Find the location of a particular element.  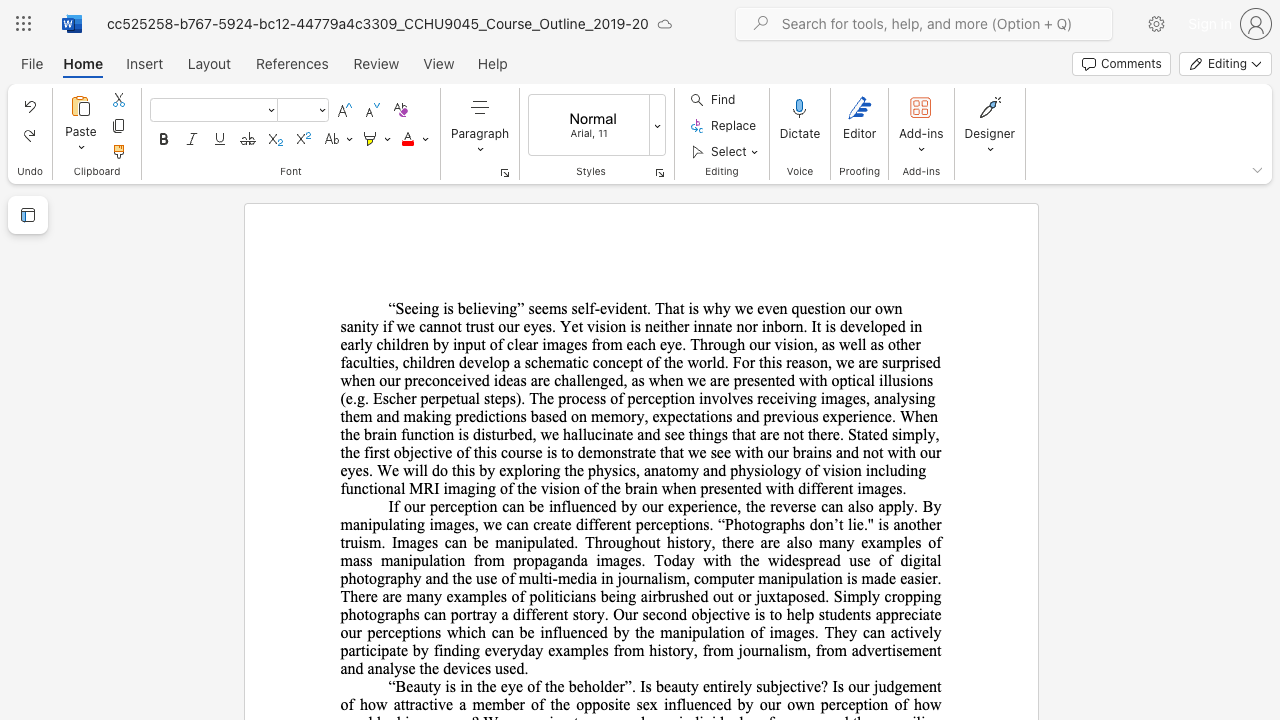

the subset text "s believing” seems self-evident. That is why we even question our own sanity if we cannot trust our eyes. Yet vision is neither innate nor inborn. It is developed in early children by input of clear images from each eye. Through our vision, as well as other faculties, chi" within the text "“Seeing is believing” seems self-evident. That is why we even question our own sanity if we cannot trust our eyes. Yet vision is neither innate nor inborn. It is developed in early children by input of clear images from each eye. Through our vision, as well as other faculties, children develop a schematic concept of the world. For this reason, we are surprised when our preconceived ideas are challenged, as when we are presented with optical illusions (e.g. Escher perpetual steps). The process of perception" is located at coordinates (446, 308).